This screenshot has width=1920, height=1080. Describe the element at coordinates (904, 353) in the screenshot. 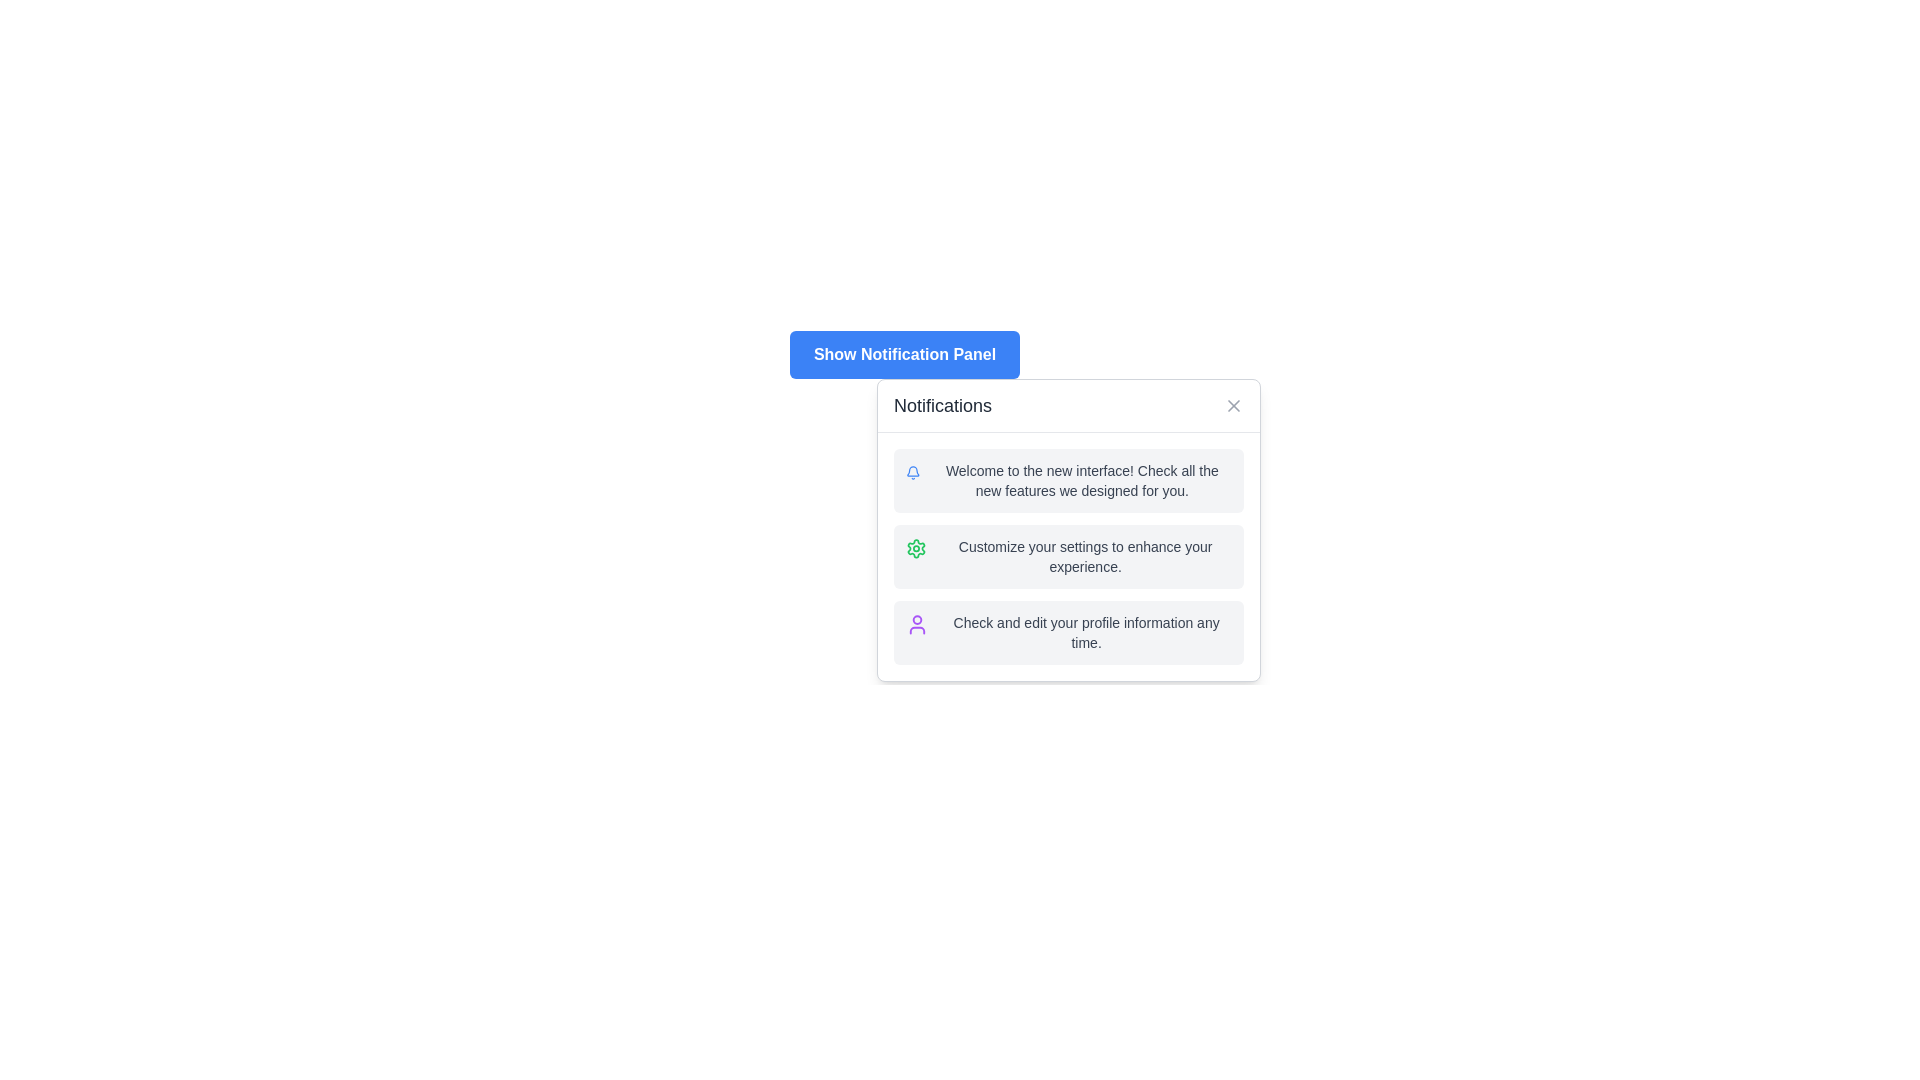

I see `the blue button with rounded edges labeled 'Show Notification Panel'` at that location.